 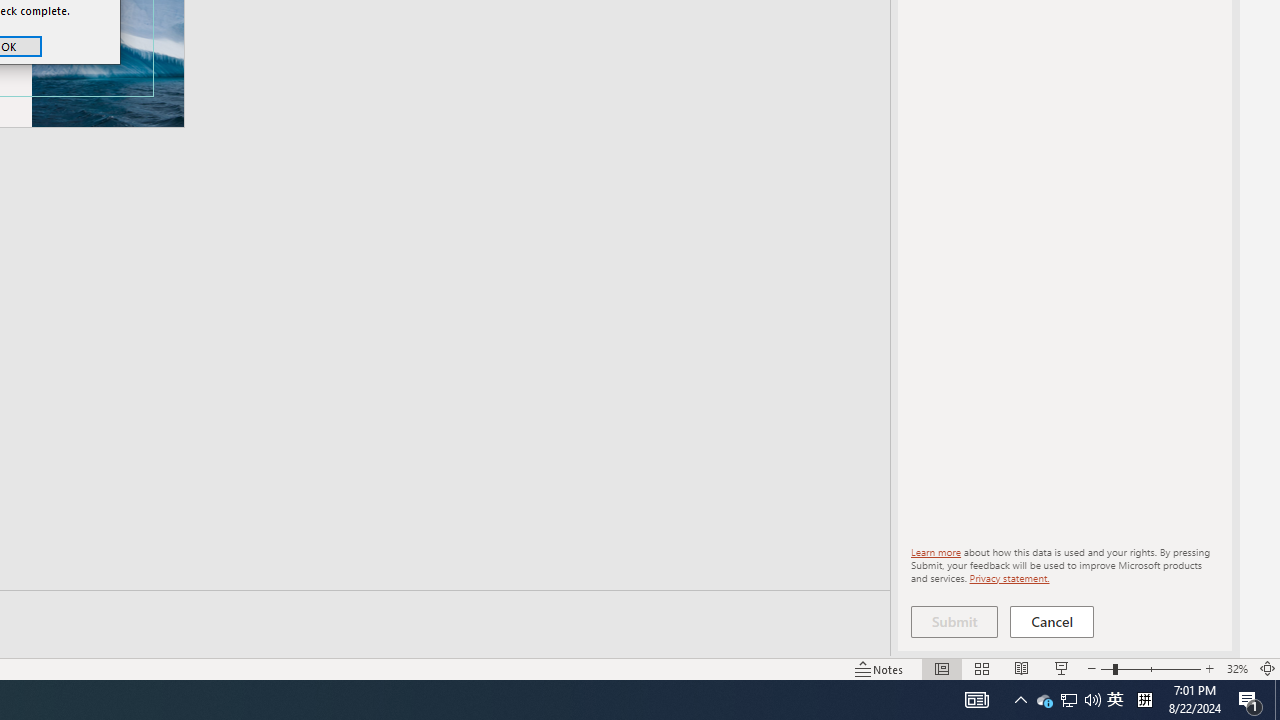 I want to click on 'Learn more', so click(x=935, y=551).